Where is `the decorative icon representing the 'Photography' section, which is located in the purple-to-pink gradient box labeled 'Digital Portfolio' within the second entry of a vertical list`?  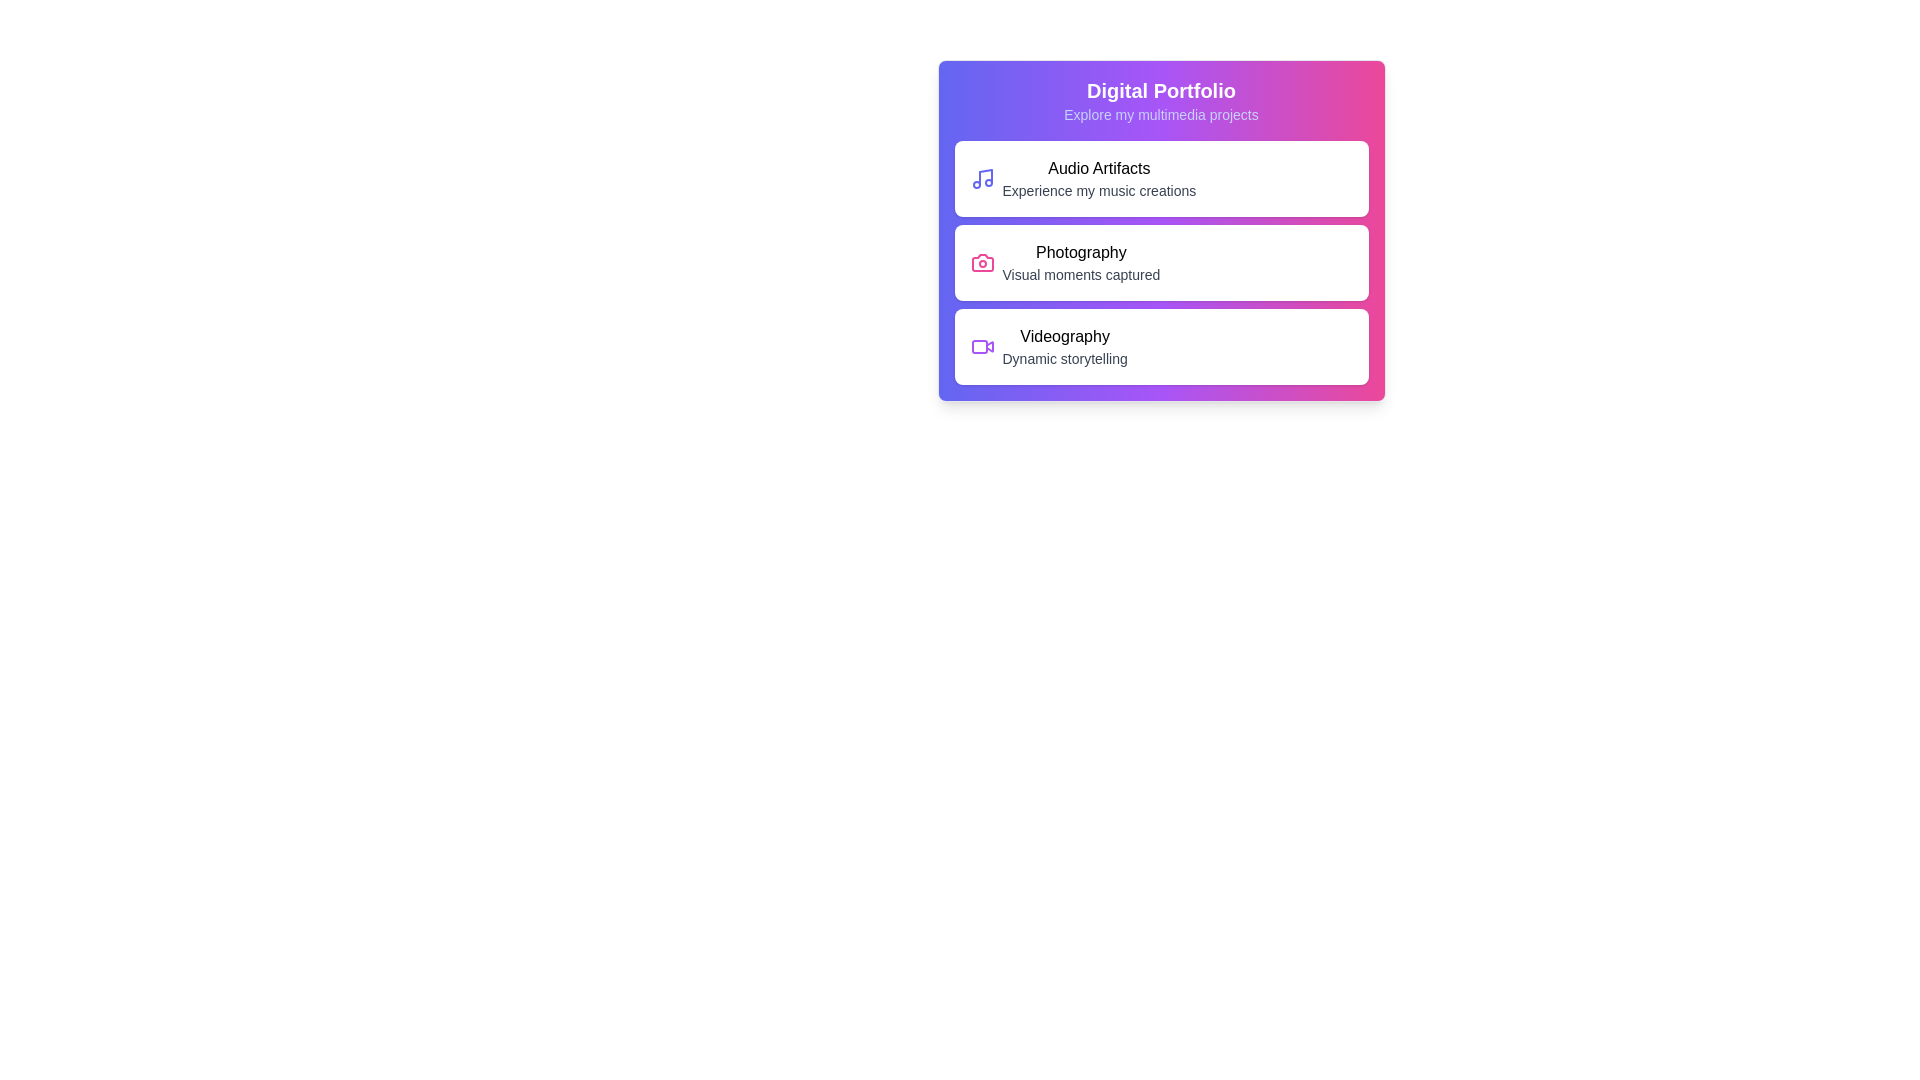 the decorative icon representing the 'Photography' section, which is located in the purple-to-pink gradient box labeled 'Digital Portfolio' within the second entry of a vertical list is located at coordinates (982, 261).